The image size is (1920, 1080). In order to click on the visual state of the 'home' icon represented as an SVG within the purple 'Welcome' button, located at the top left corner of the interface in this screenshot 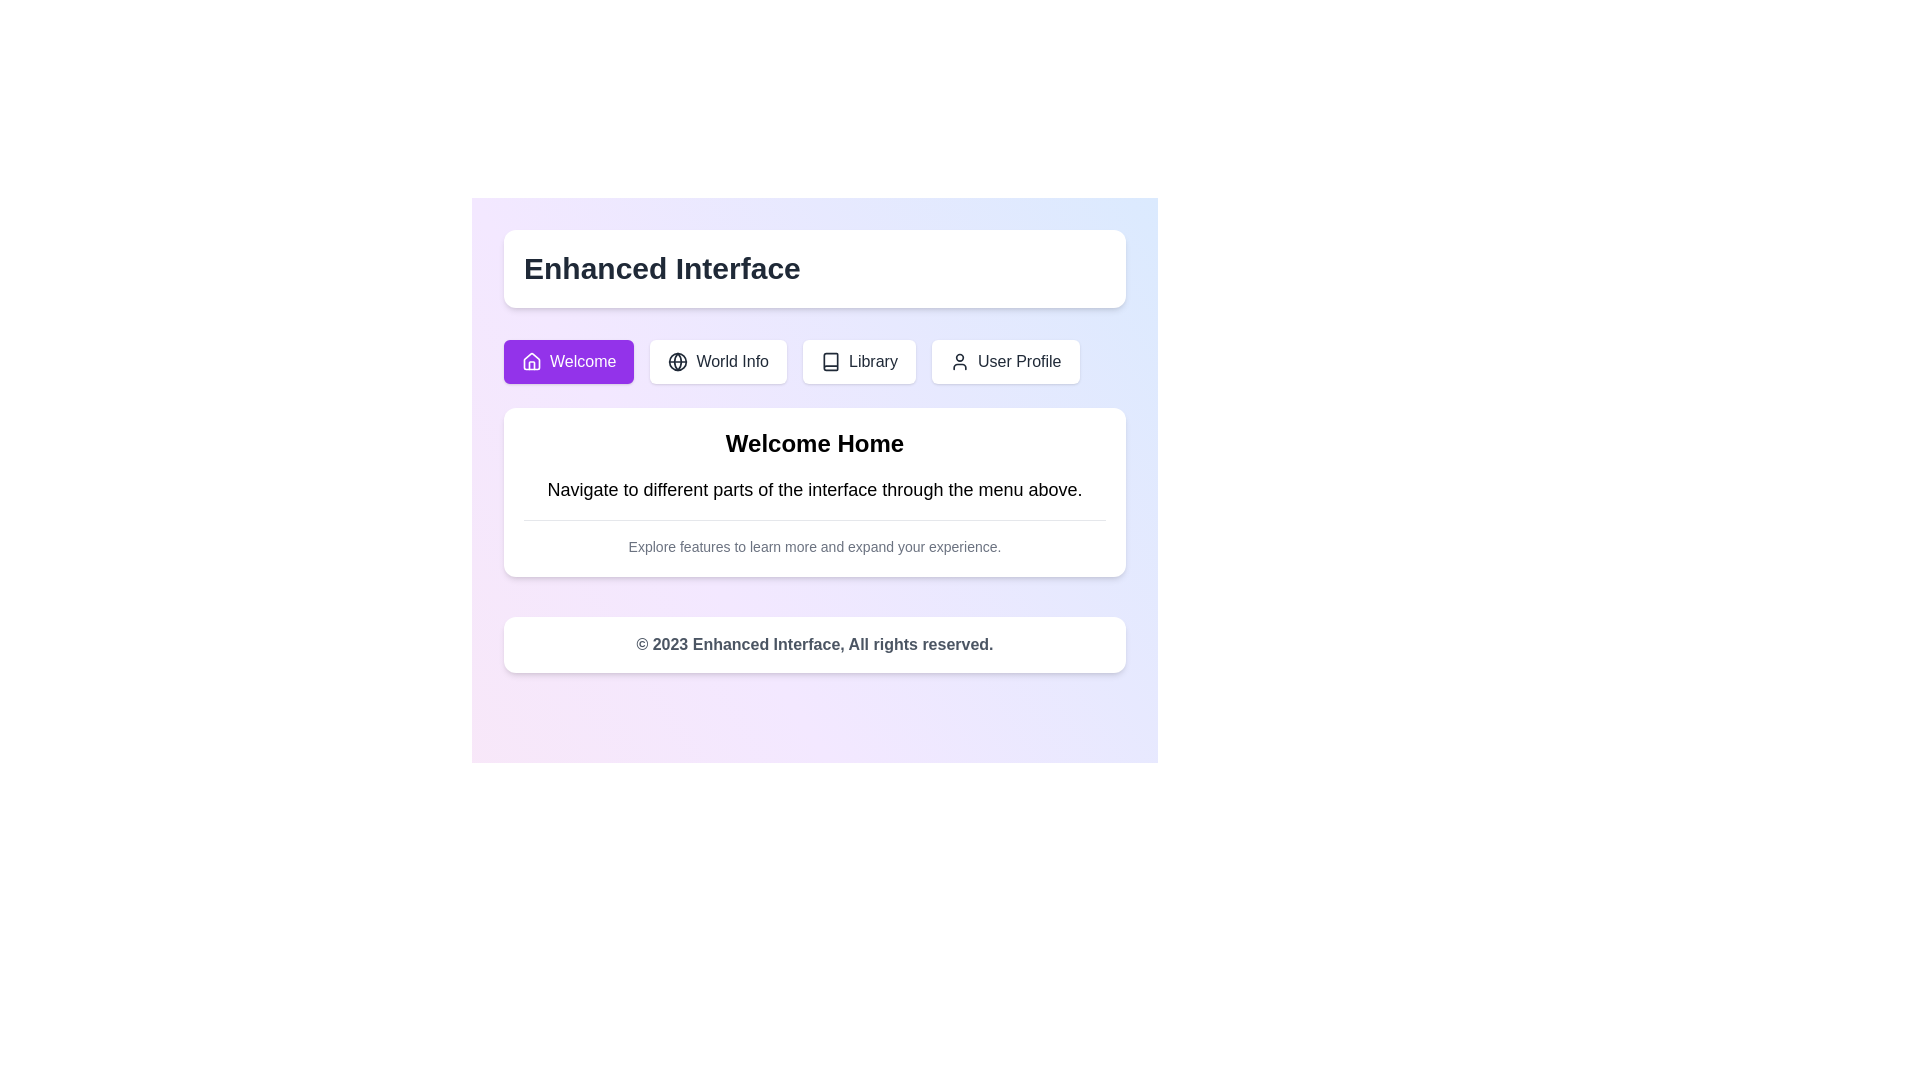, I will do `click(532, 361)`.